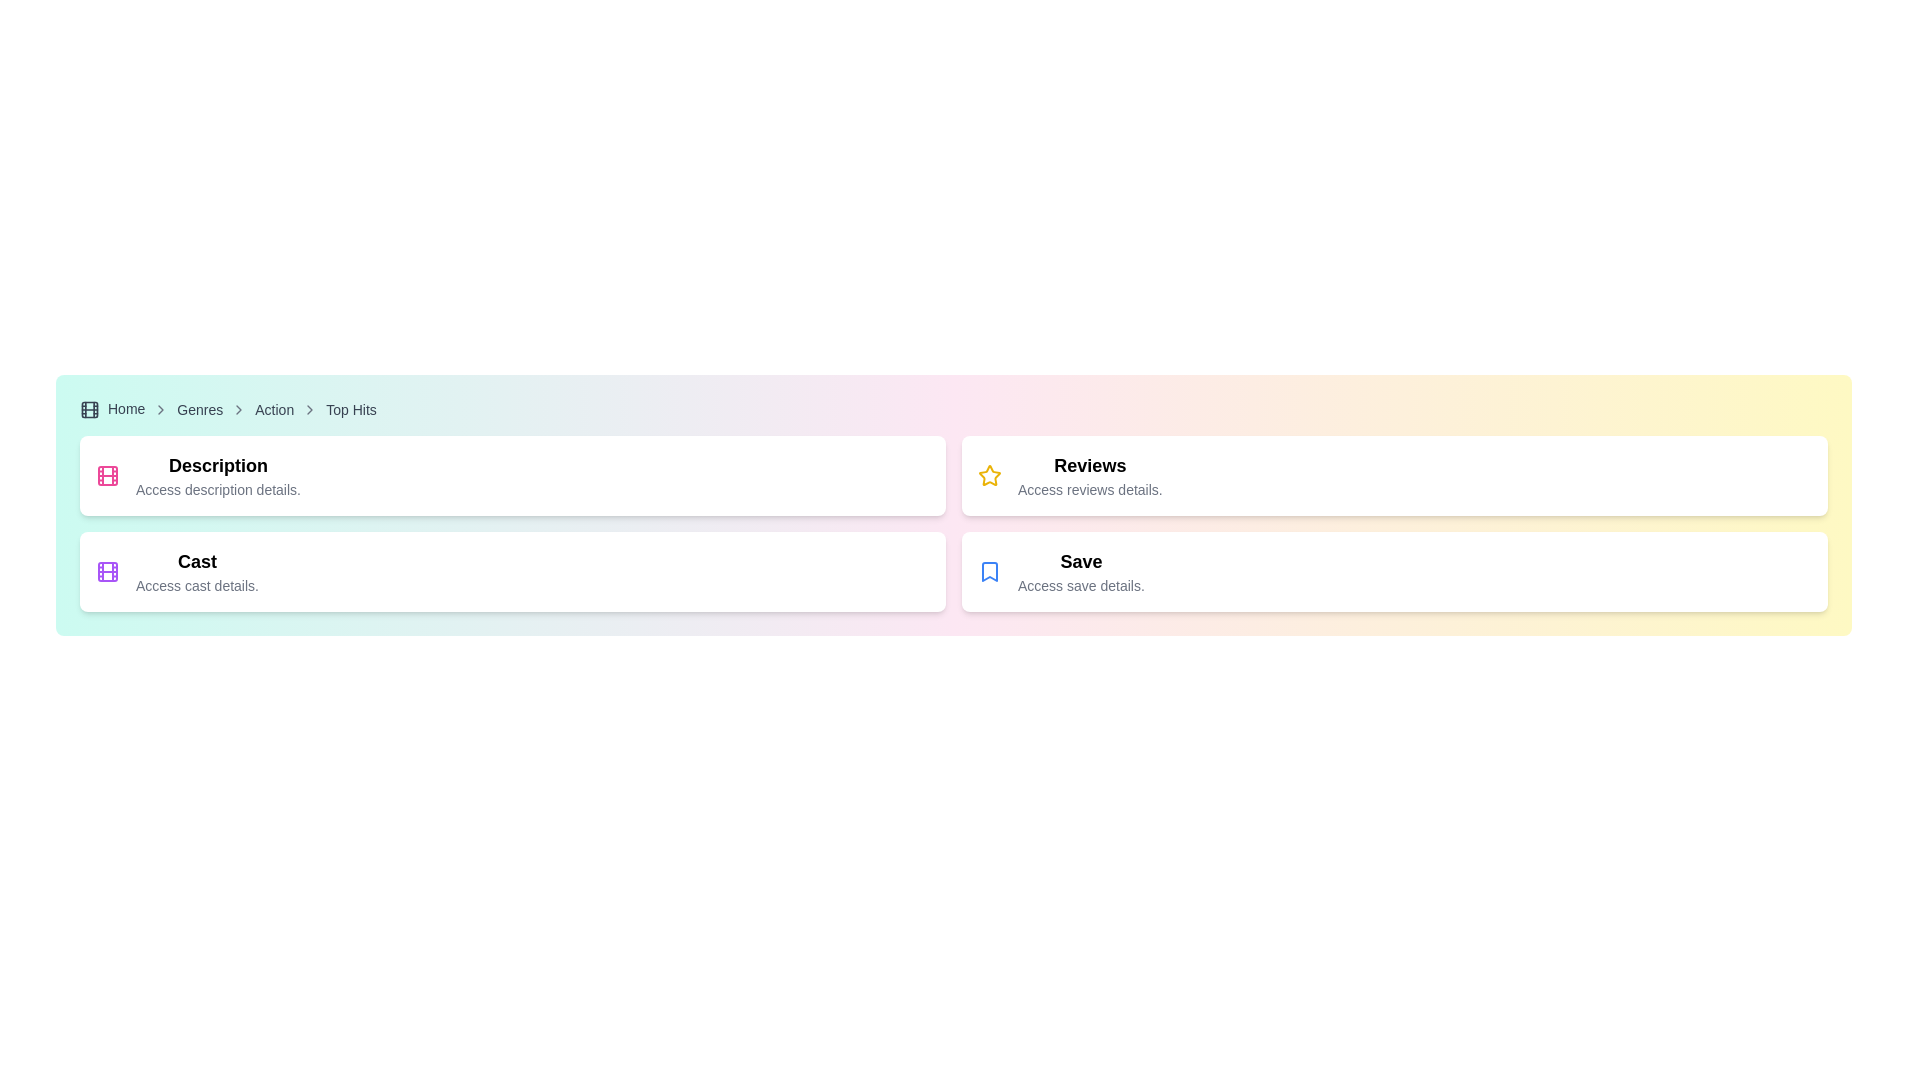  Describe the element at coordinates (107, 475) in the screenshot. I see `the SVG rectangle graphic with rounded corners located in the top left section of the interface, which is above a descriptive text label` at that location.